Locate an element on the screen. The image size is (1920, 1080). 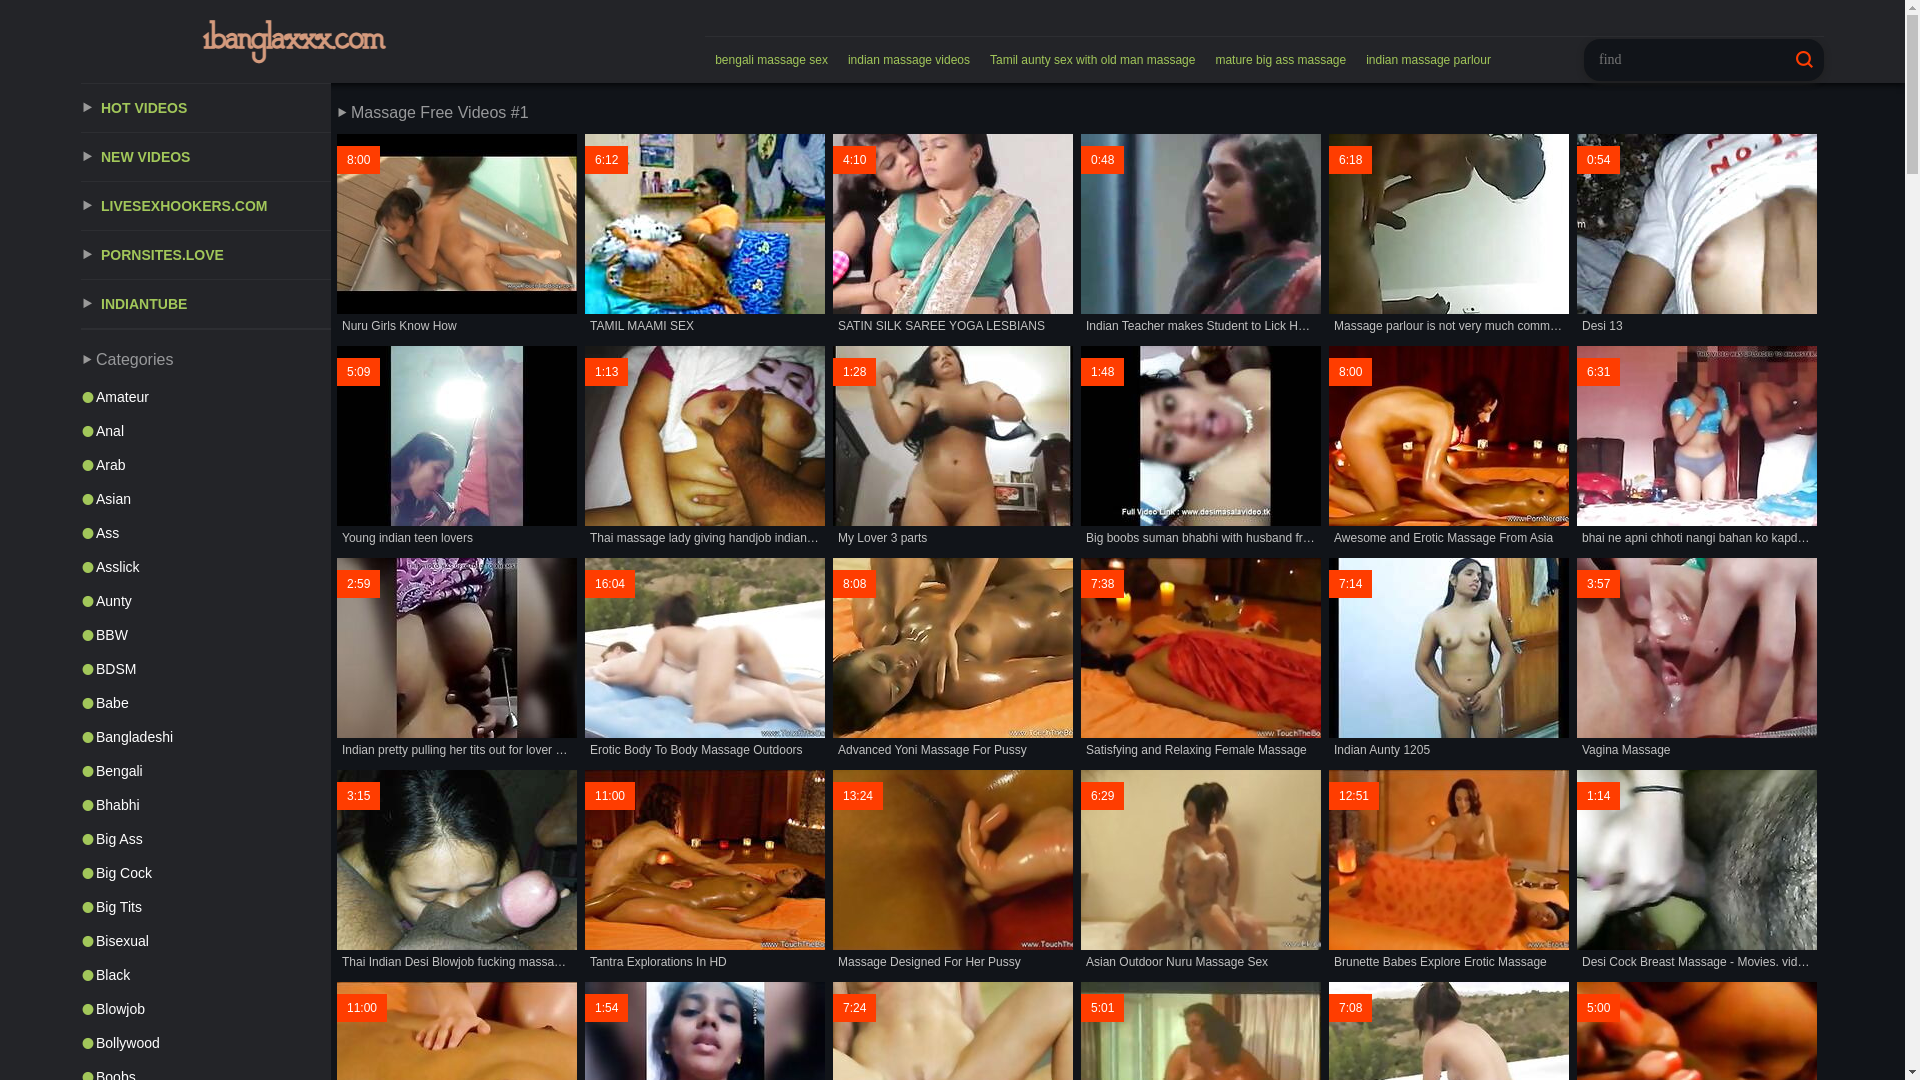
'Bollywood' is located at coordinates (206, 1041).